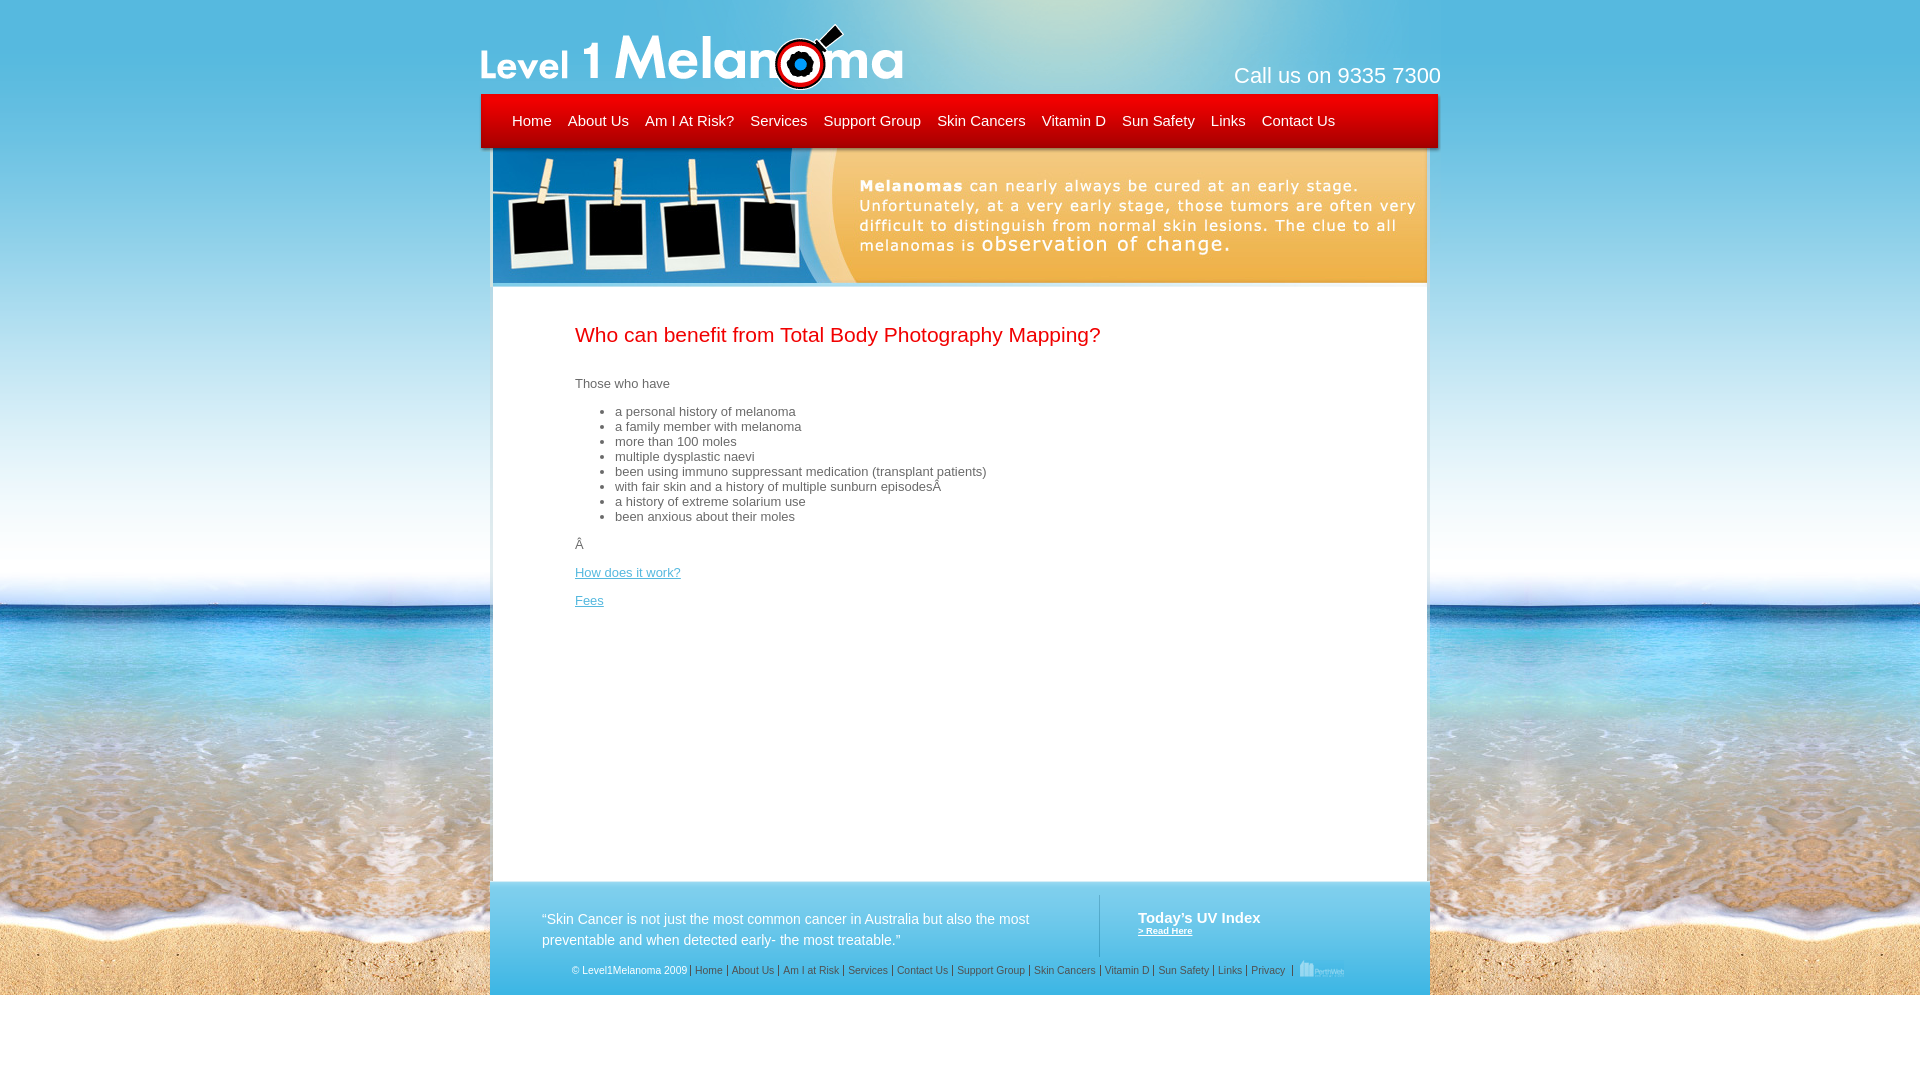 The width and height of the screenshot is (1920, 1080). Describe the element at coordinates (1158, 120) in the screenshot. I see `'Sun Safety'` at that location.